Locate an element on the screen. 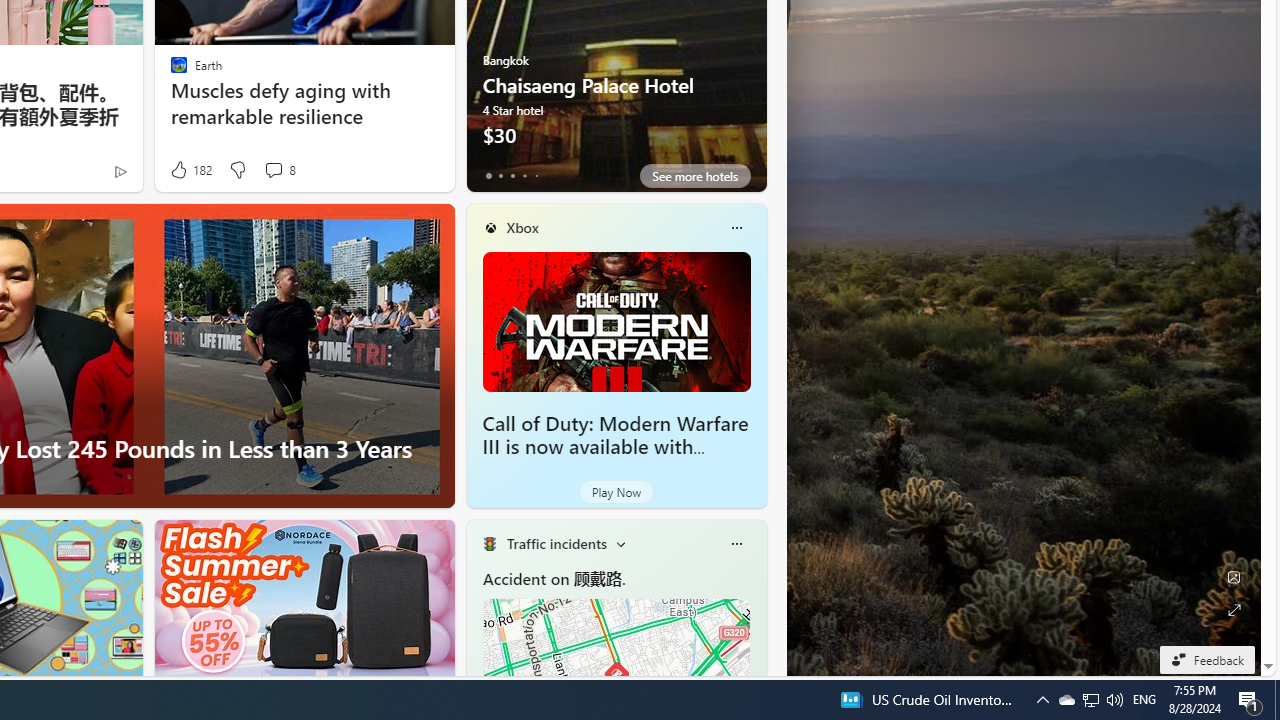  'Xbox' is located at coordinates (522, 226).